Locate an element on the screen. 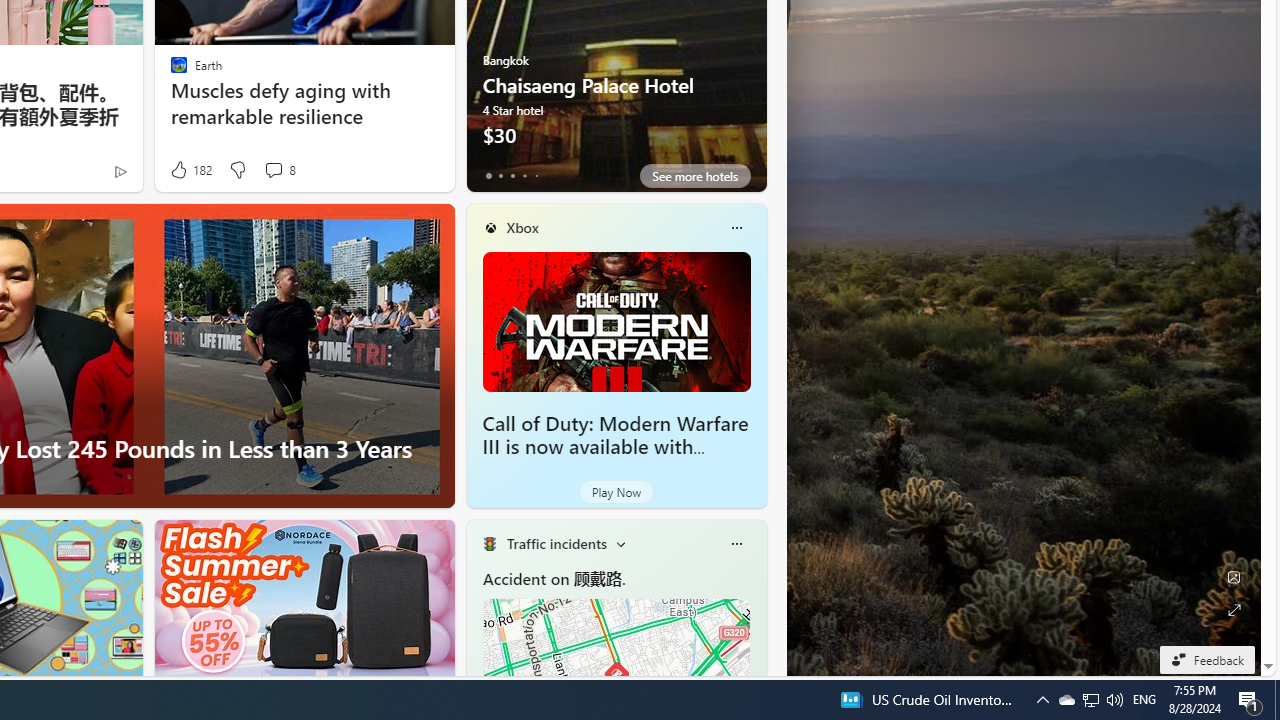  'Xbox' is located at coordinates (522, 226).